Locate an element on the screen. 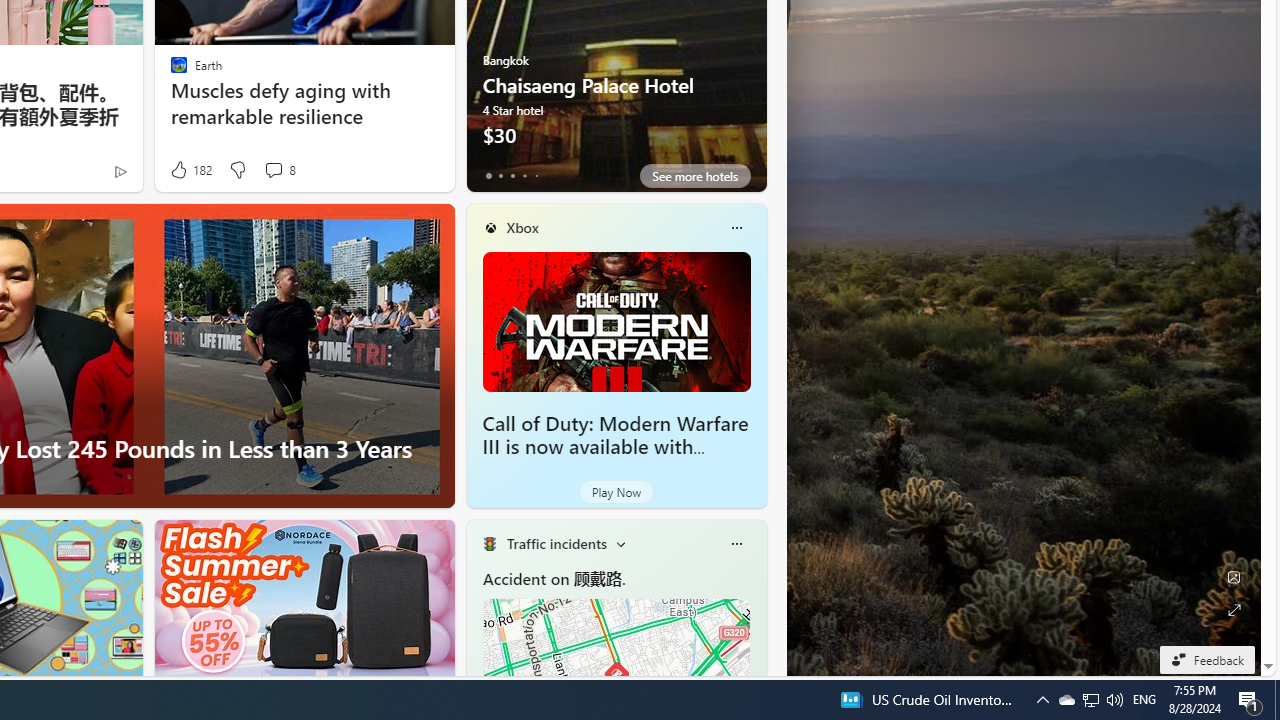  'Xbox' is located at coordinates (522, 226).